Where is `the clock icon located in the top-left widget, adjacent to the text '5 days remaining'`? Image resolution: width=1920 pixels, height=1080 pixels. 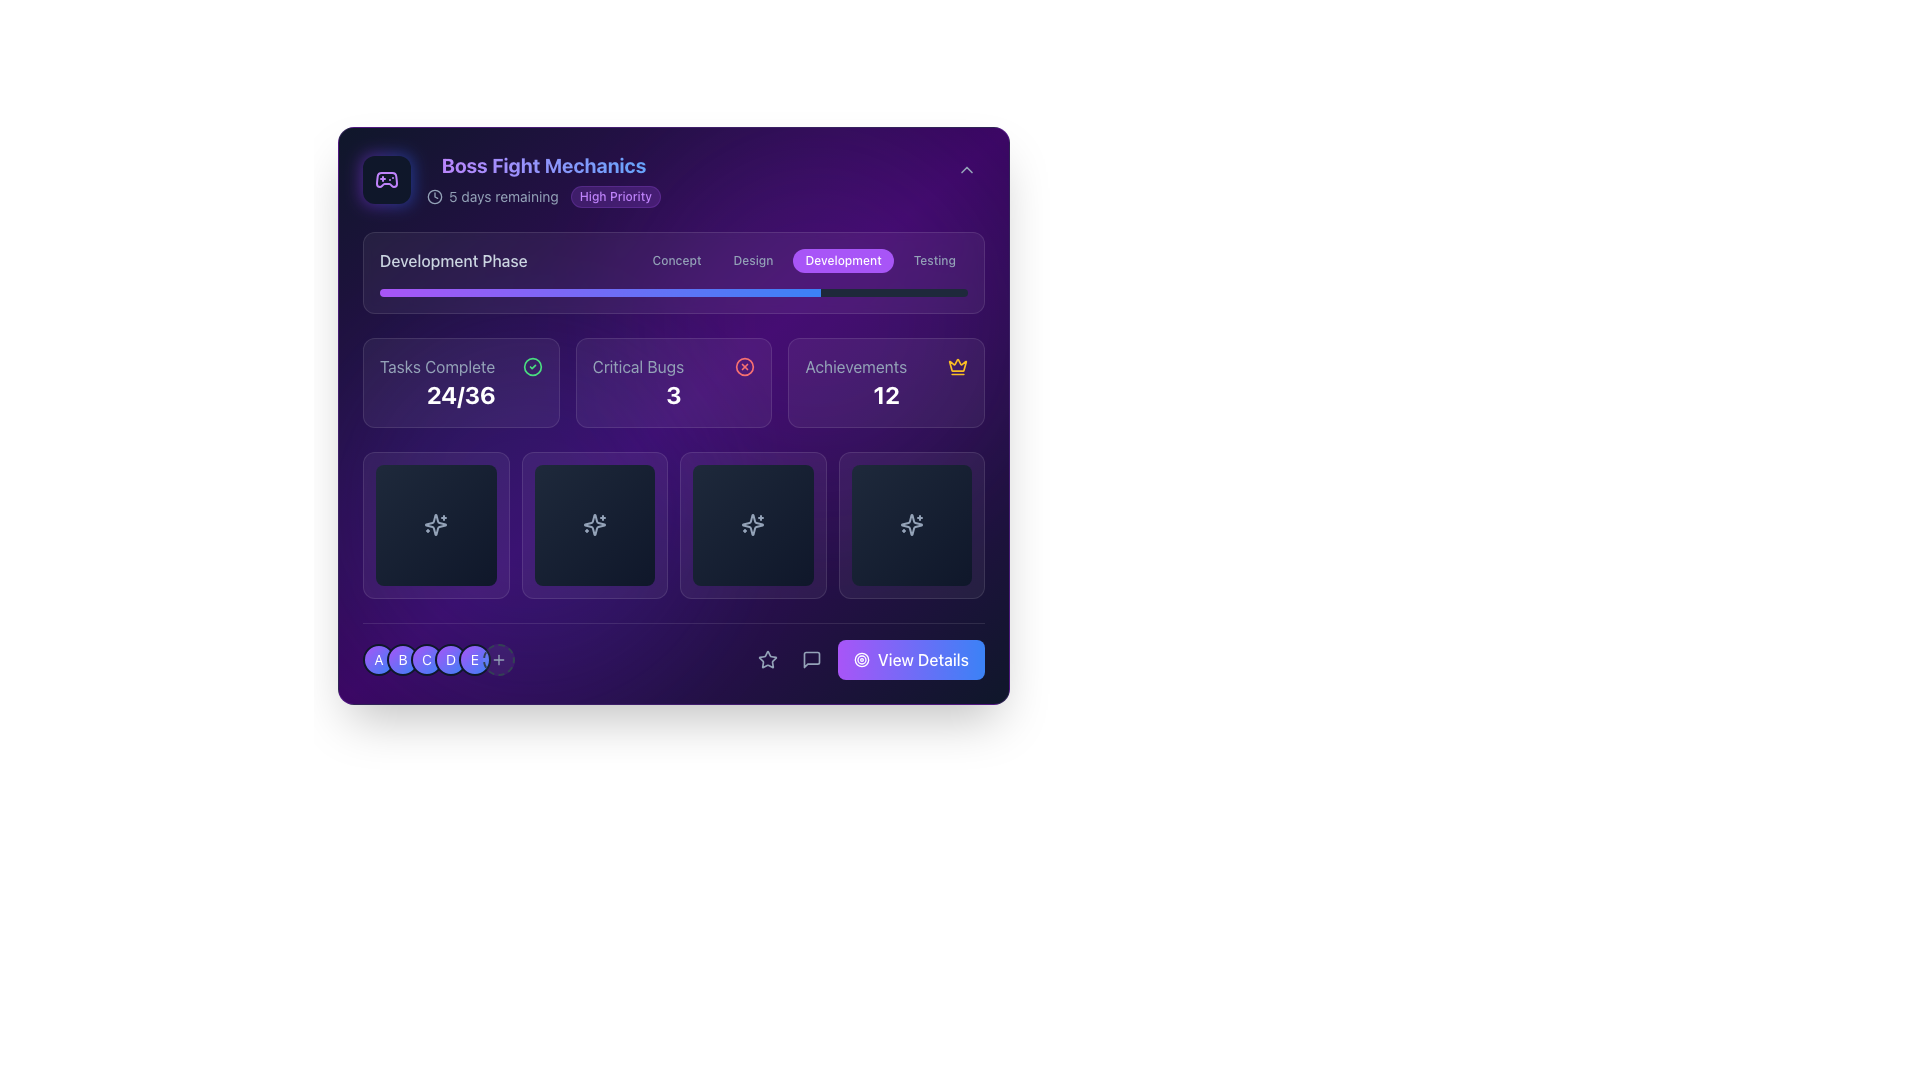
the clock icon located in the top-left widget, adjacent to the text '5 days remaining' is located at coordinates (434, 196).